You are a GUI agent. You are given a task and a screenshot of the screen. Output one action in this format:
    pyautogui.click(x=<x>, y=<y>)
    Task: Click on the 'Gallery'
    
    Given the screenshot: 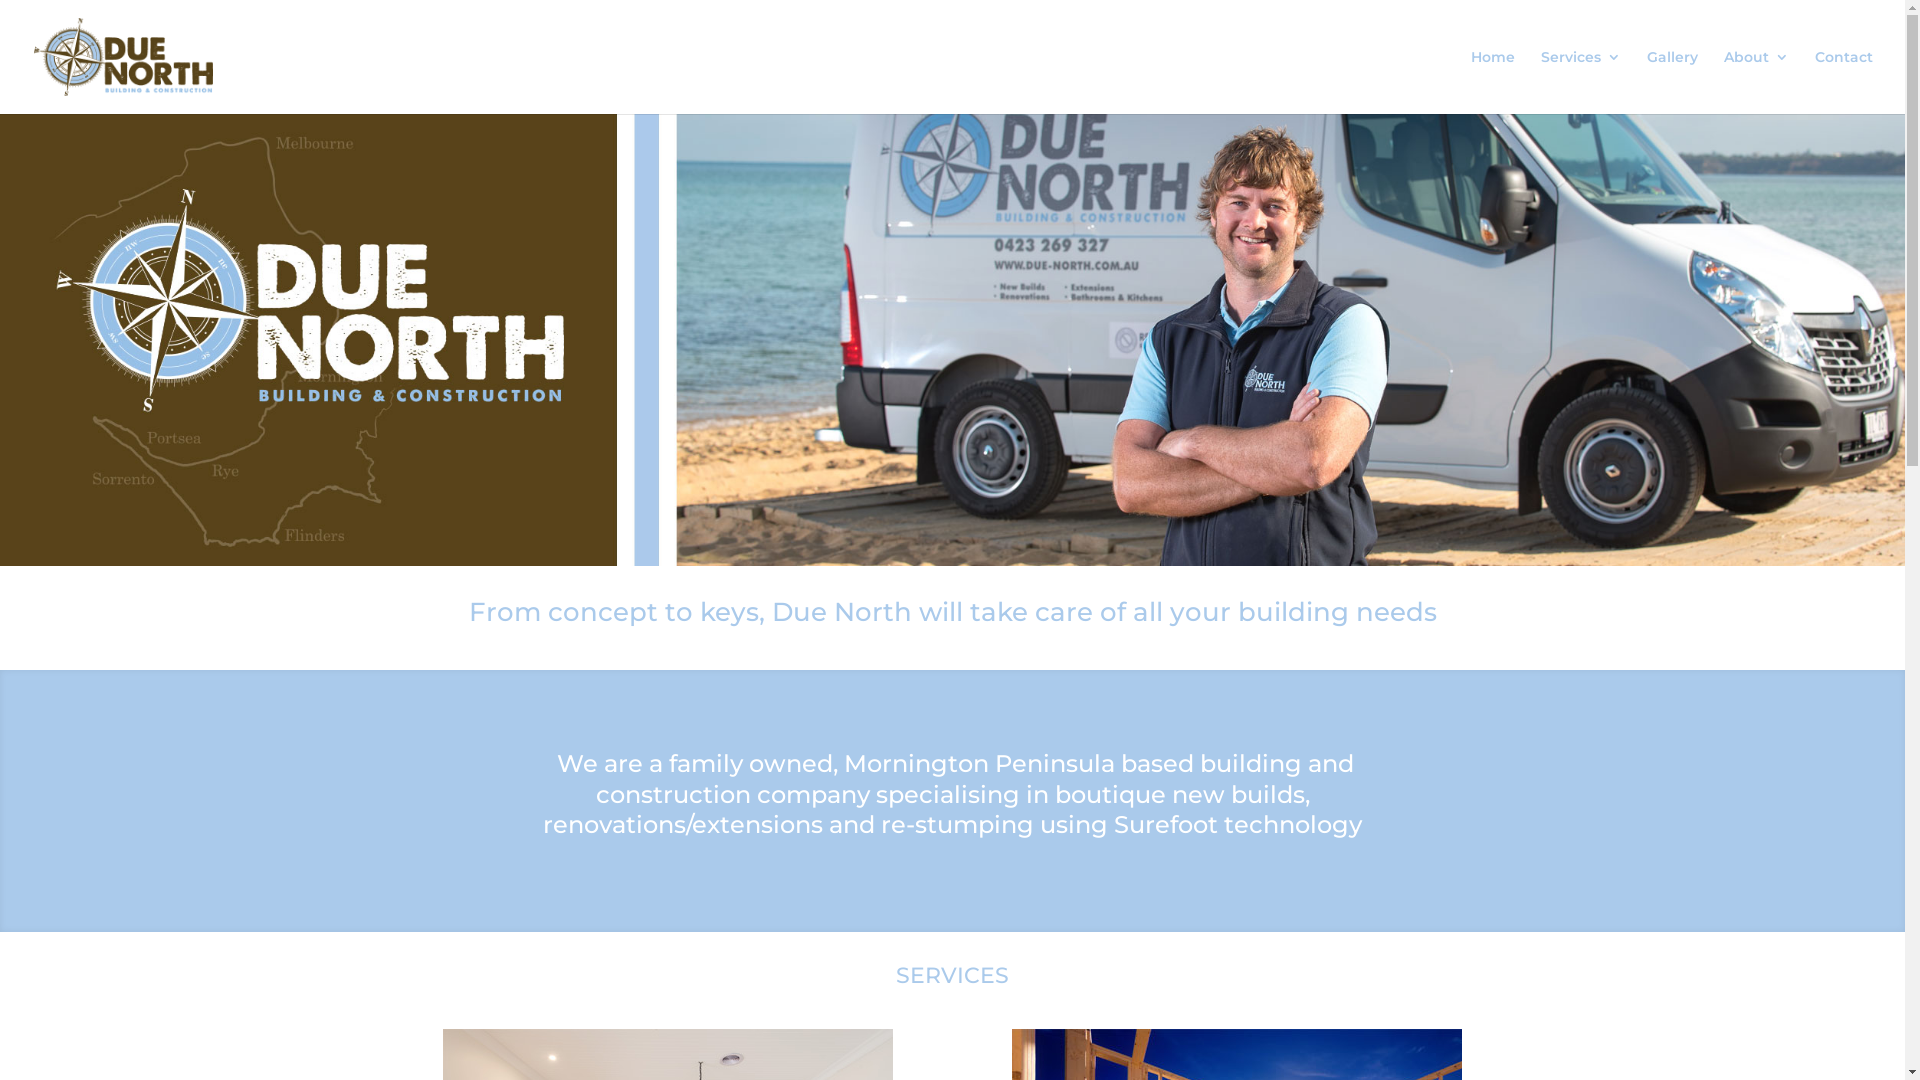 What is the action you would take?
    pyautogui.click(x=1672, y=80)
    